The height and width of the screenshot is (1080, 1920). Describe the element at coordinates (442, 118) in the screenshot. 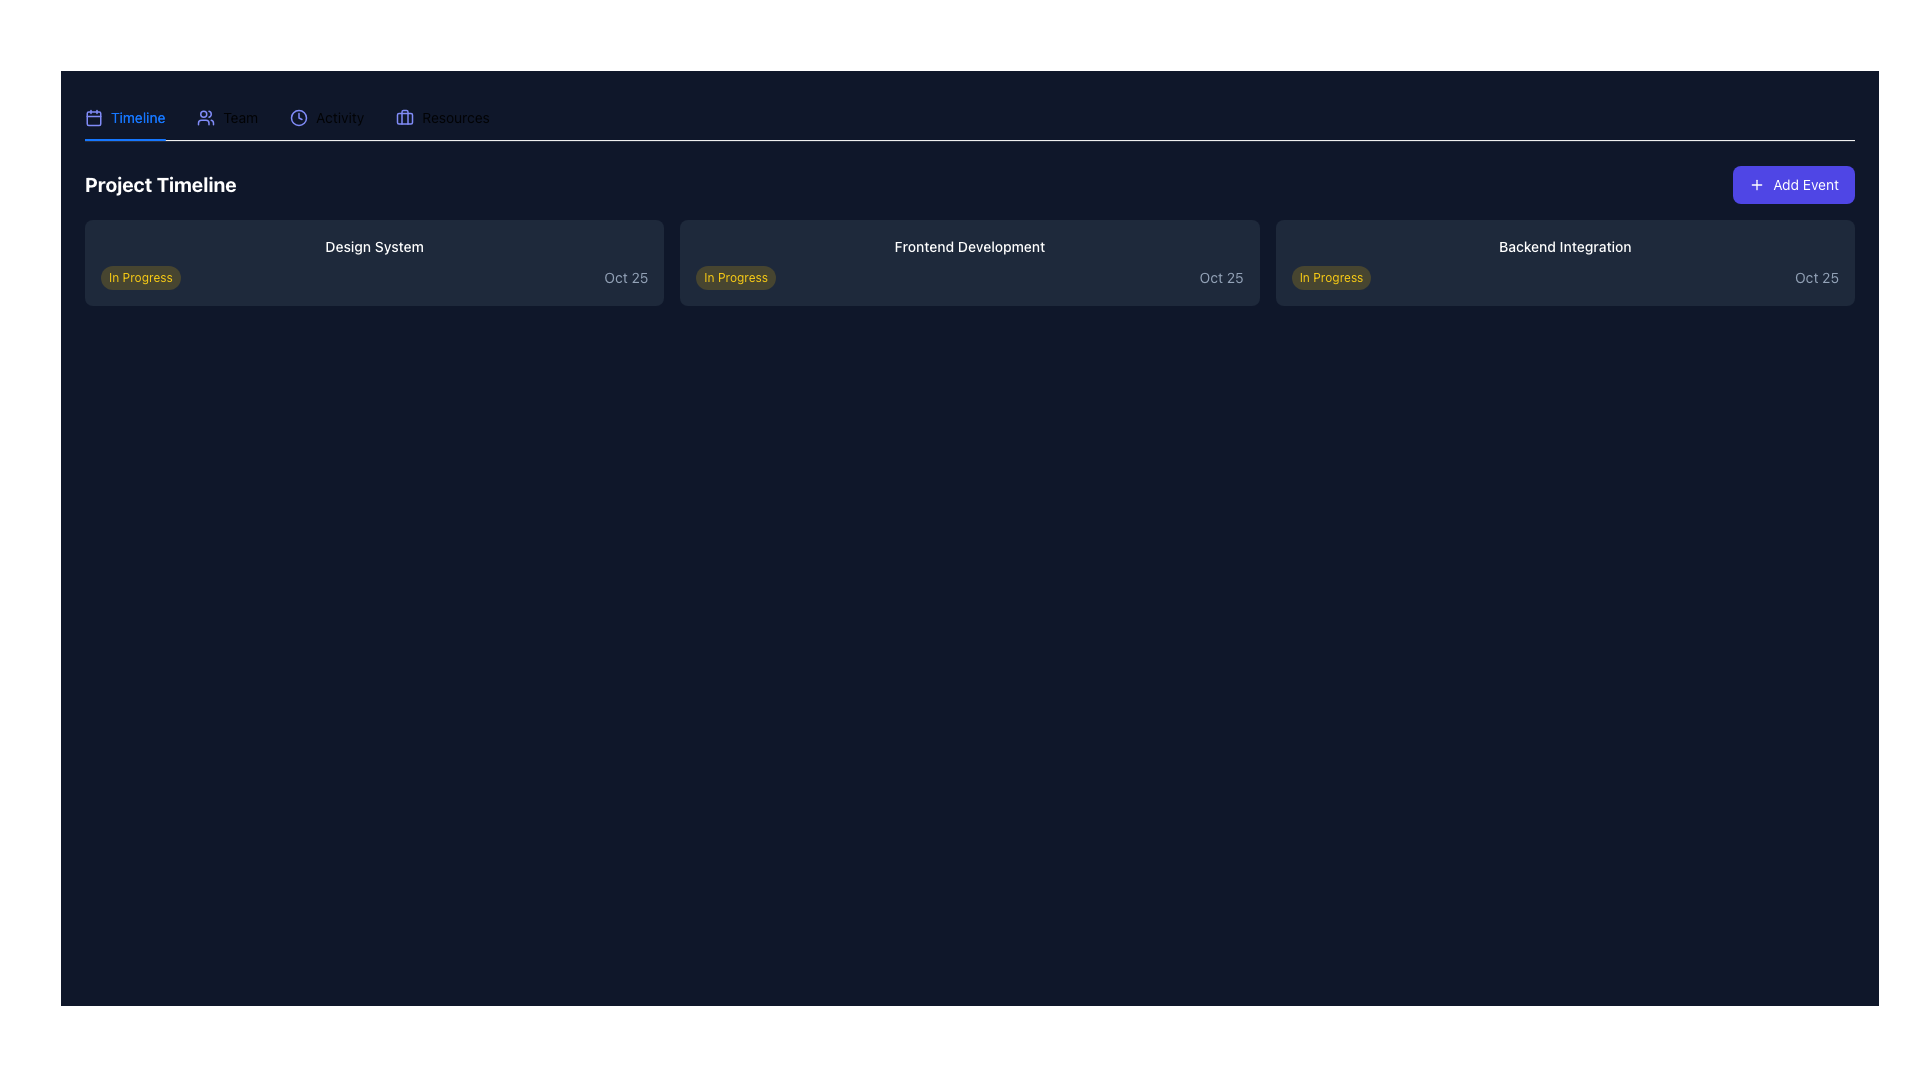

I see `the fourth tab in the horizontal navigation bar` at that location.